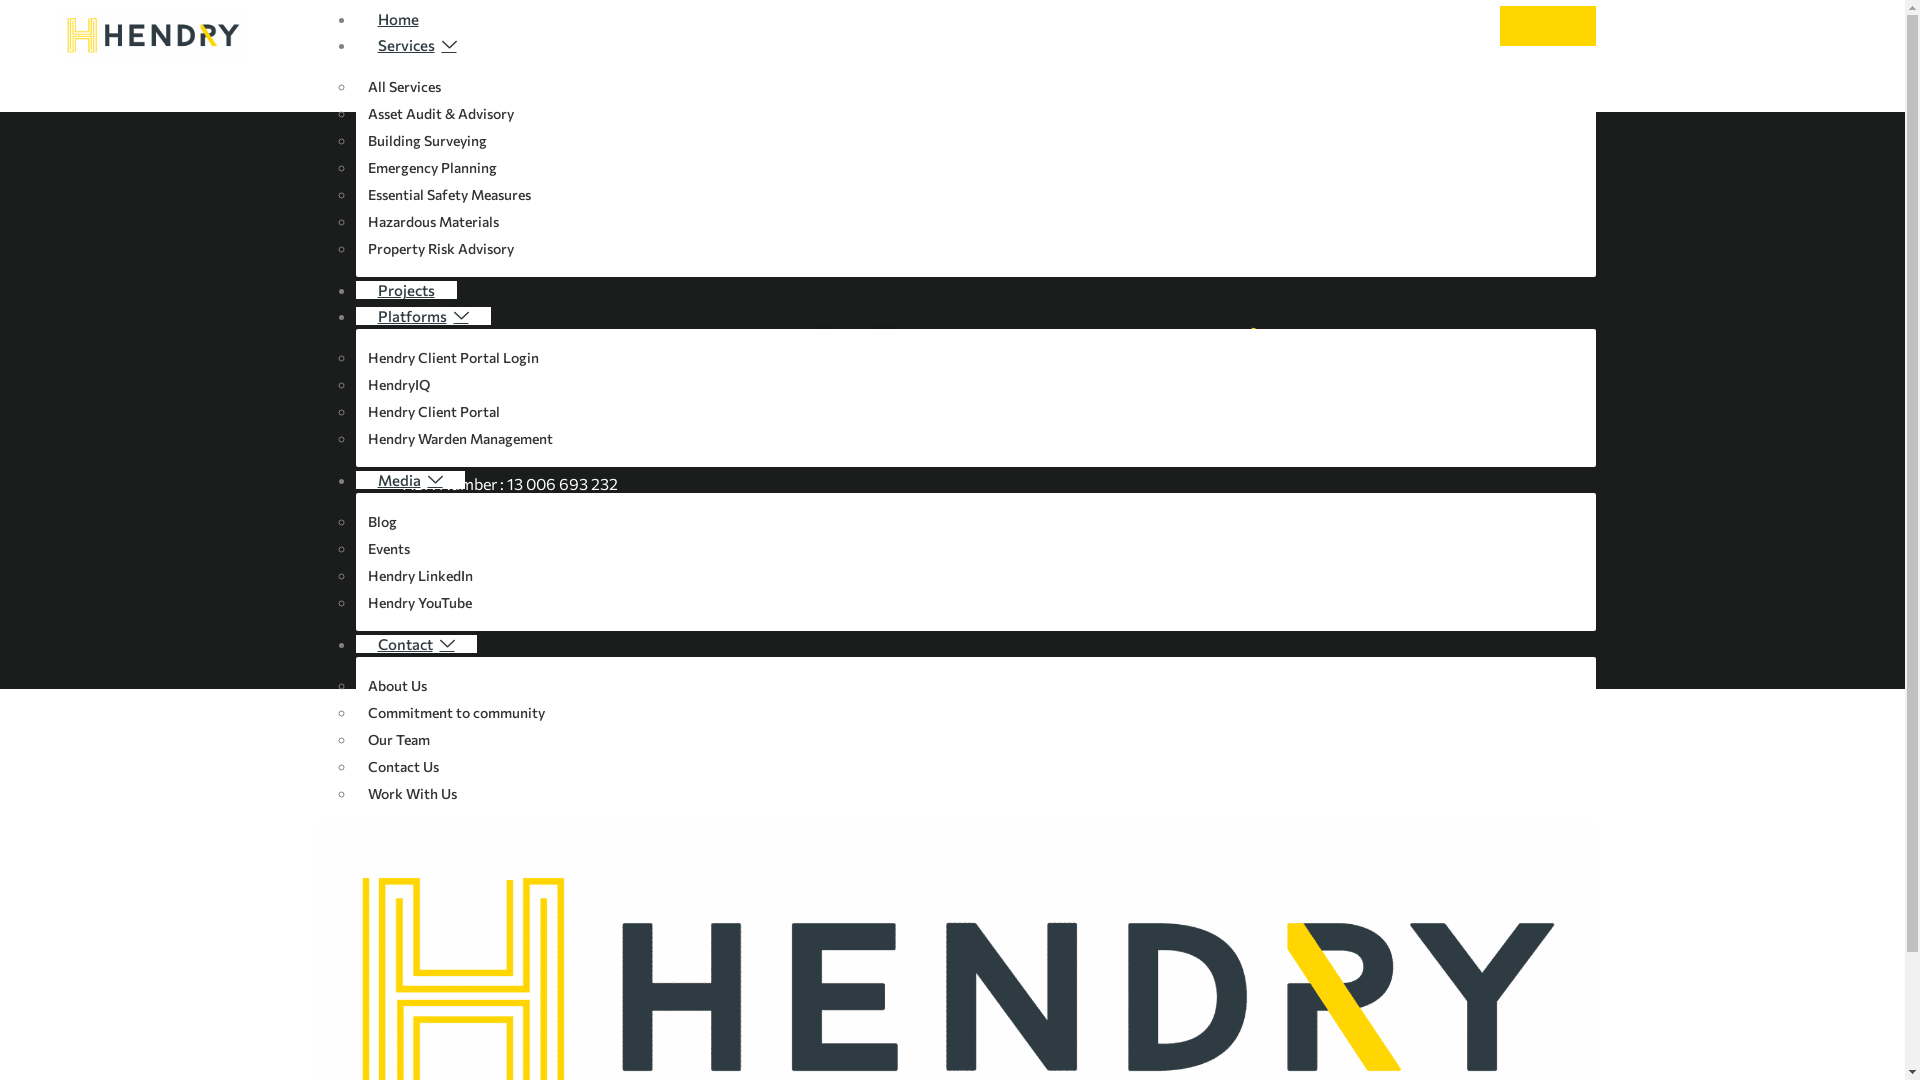  I want to click on 'Work With Us', so click(411, 792).